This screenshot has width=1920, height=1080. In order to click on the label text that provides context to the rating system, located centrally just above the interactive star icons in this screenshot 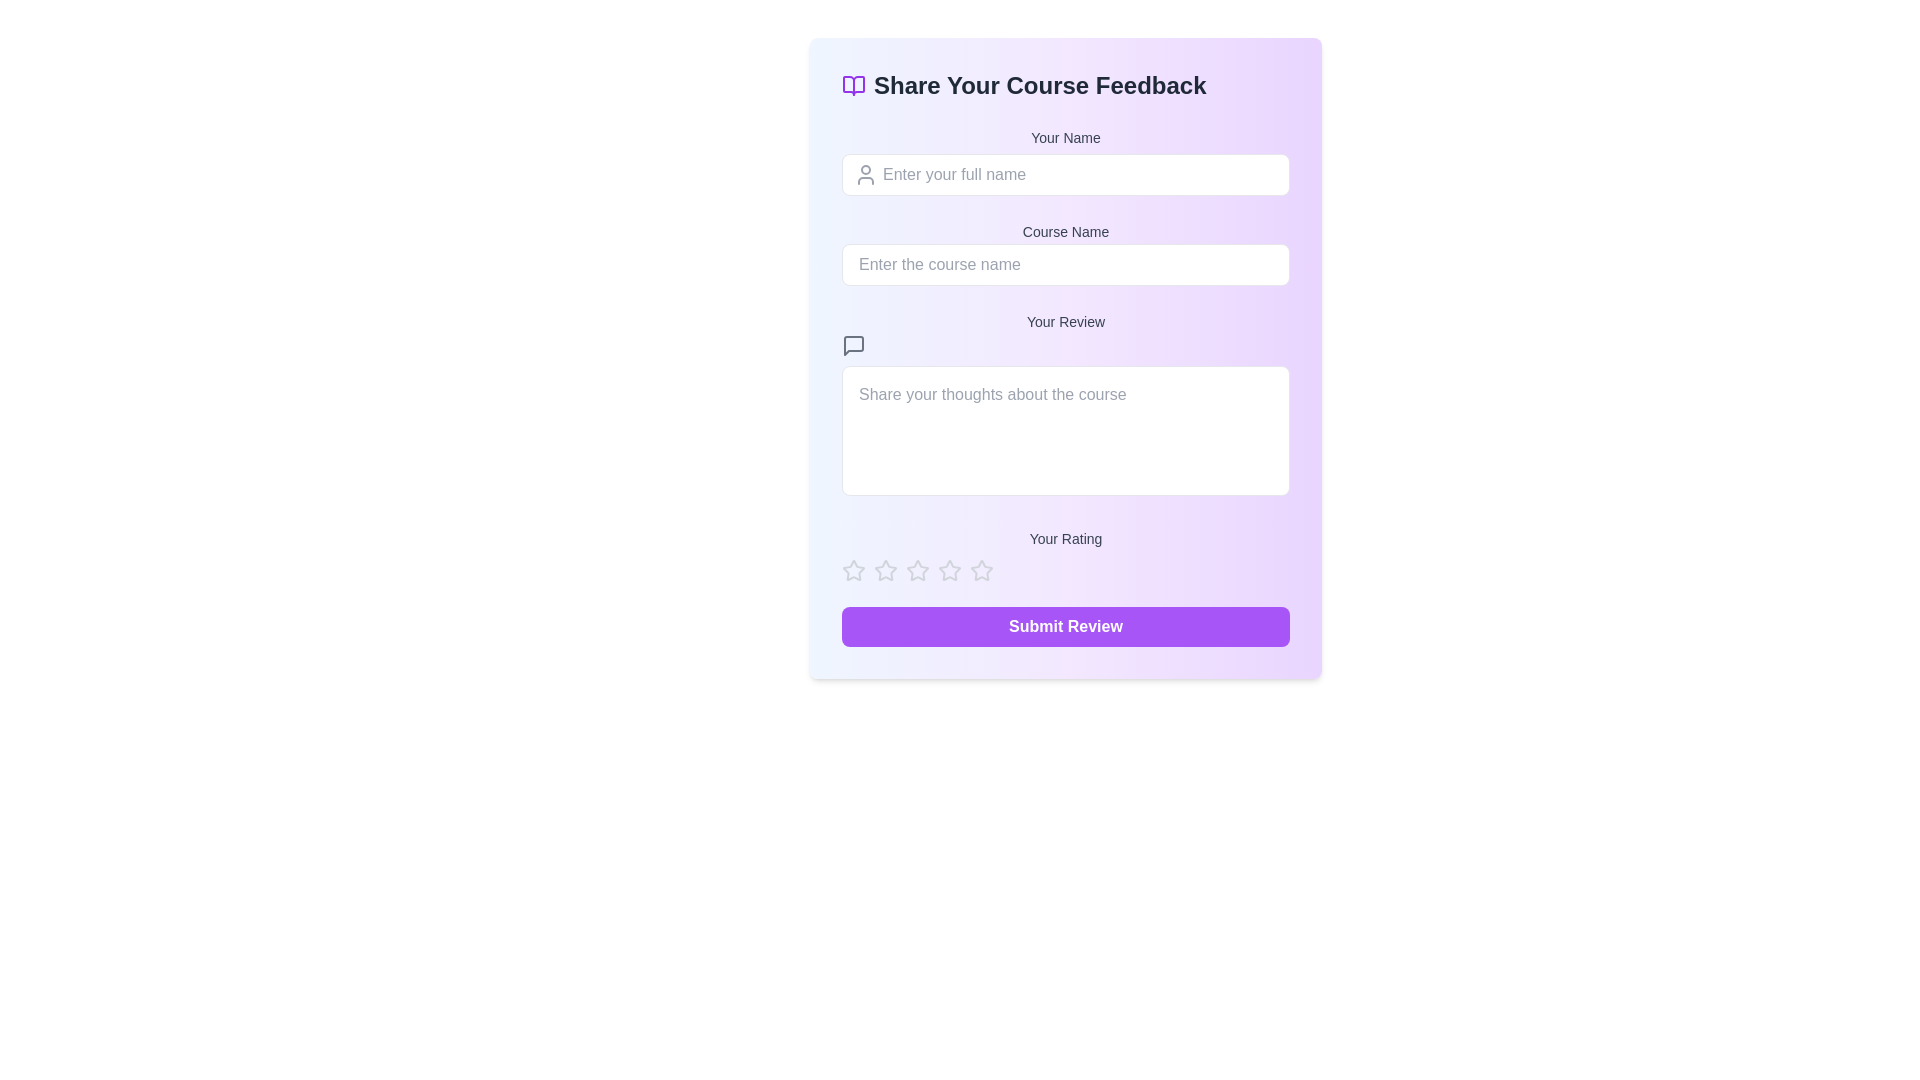, I will do `click(1064, 538)`.